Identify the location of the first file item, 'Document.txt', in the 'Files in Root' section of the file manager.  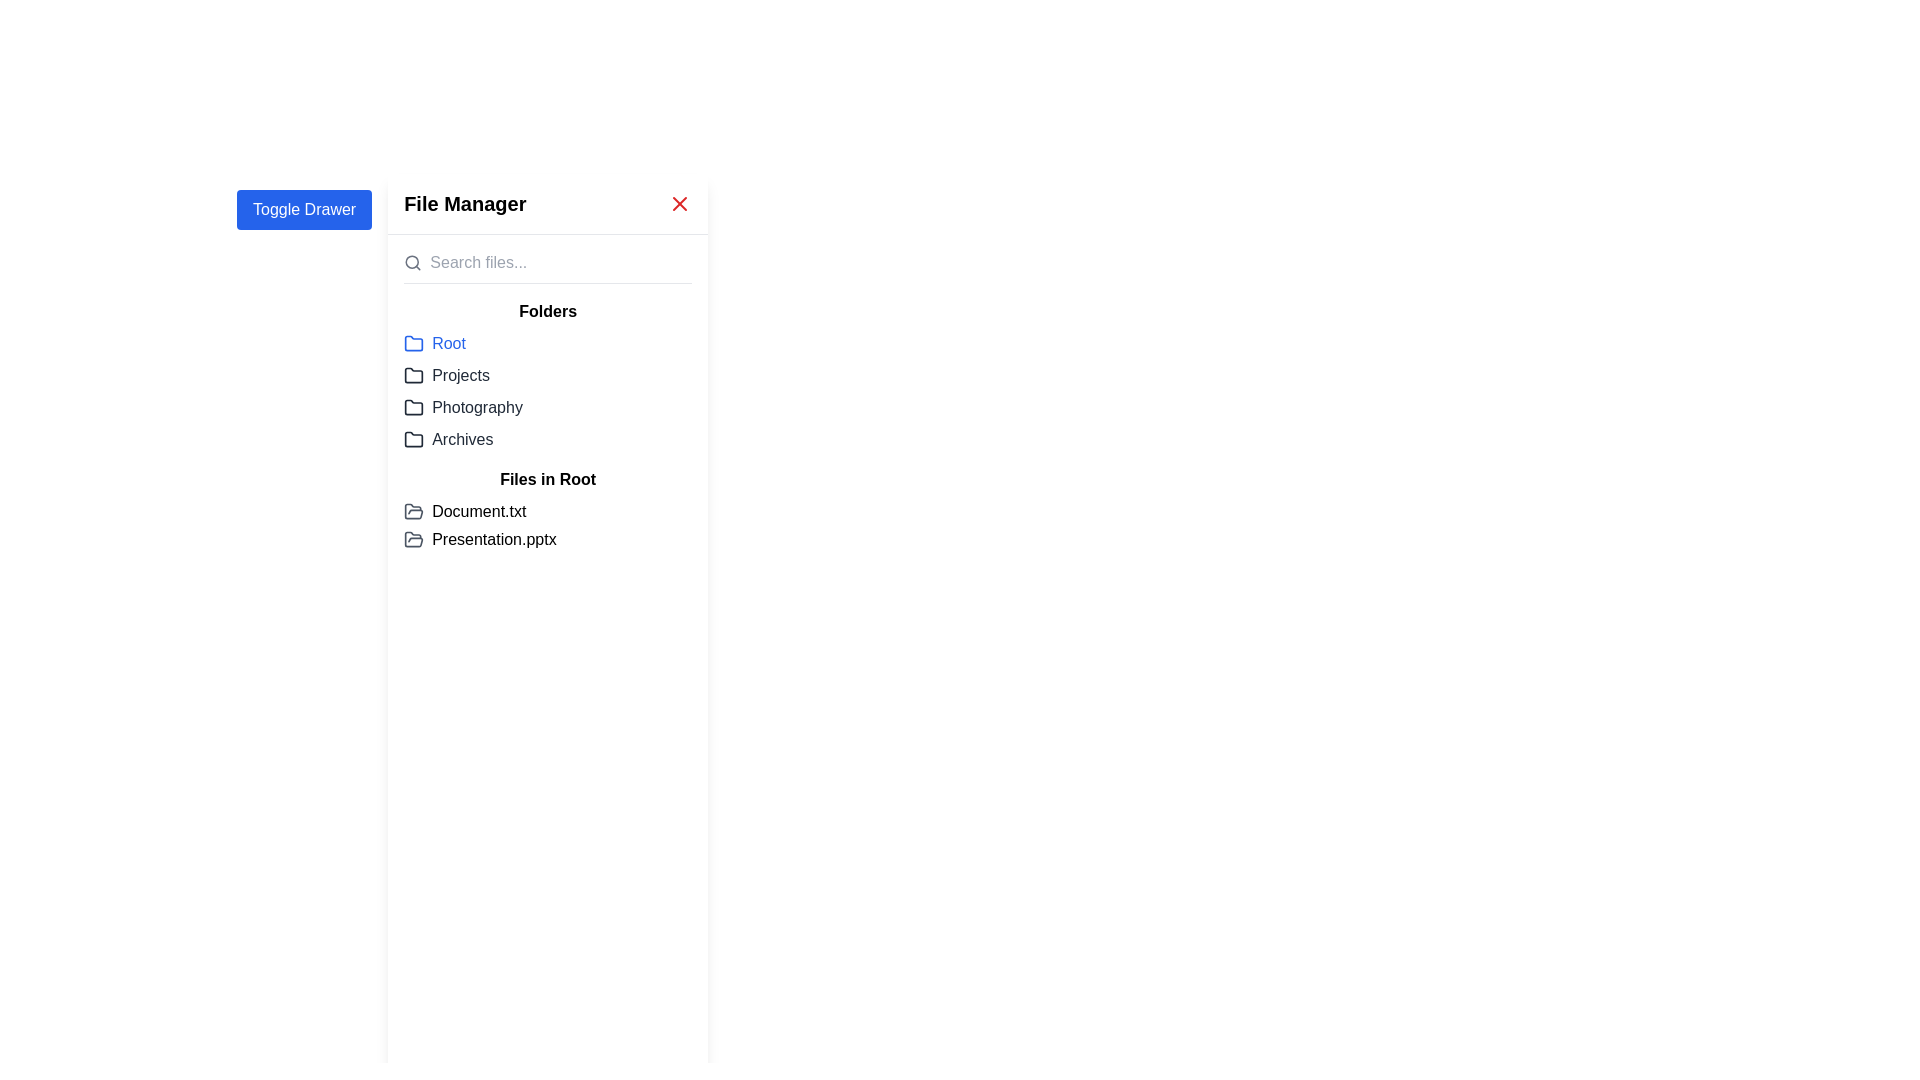
(548, 524).